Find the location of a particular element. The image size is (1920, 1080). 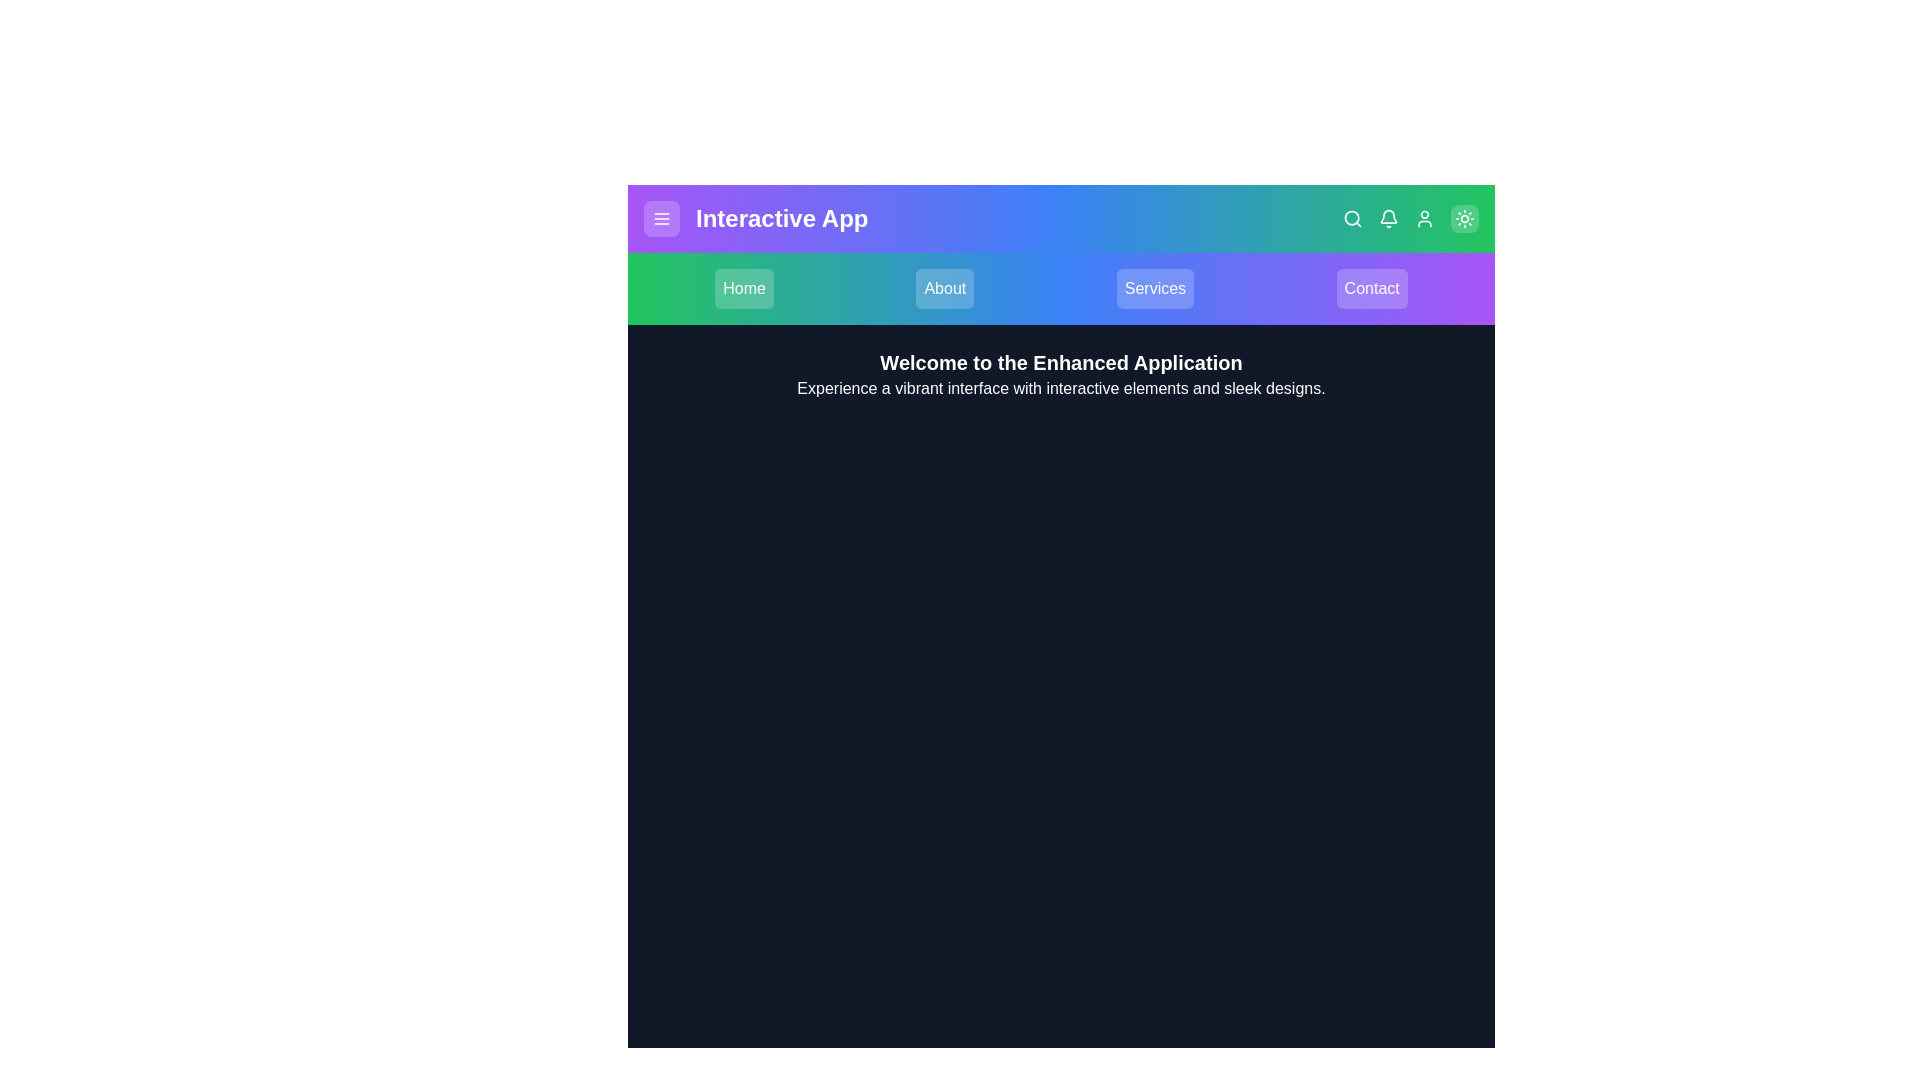

the Bell icon to trigger its associated functionality is located at coordinates (1387, 219).